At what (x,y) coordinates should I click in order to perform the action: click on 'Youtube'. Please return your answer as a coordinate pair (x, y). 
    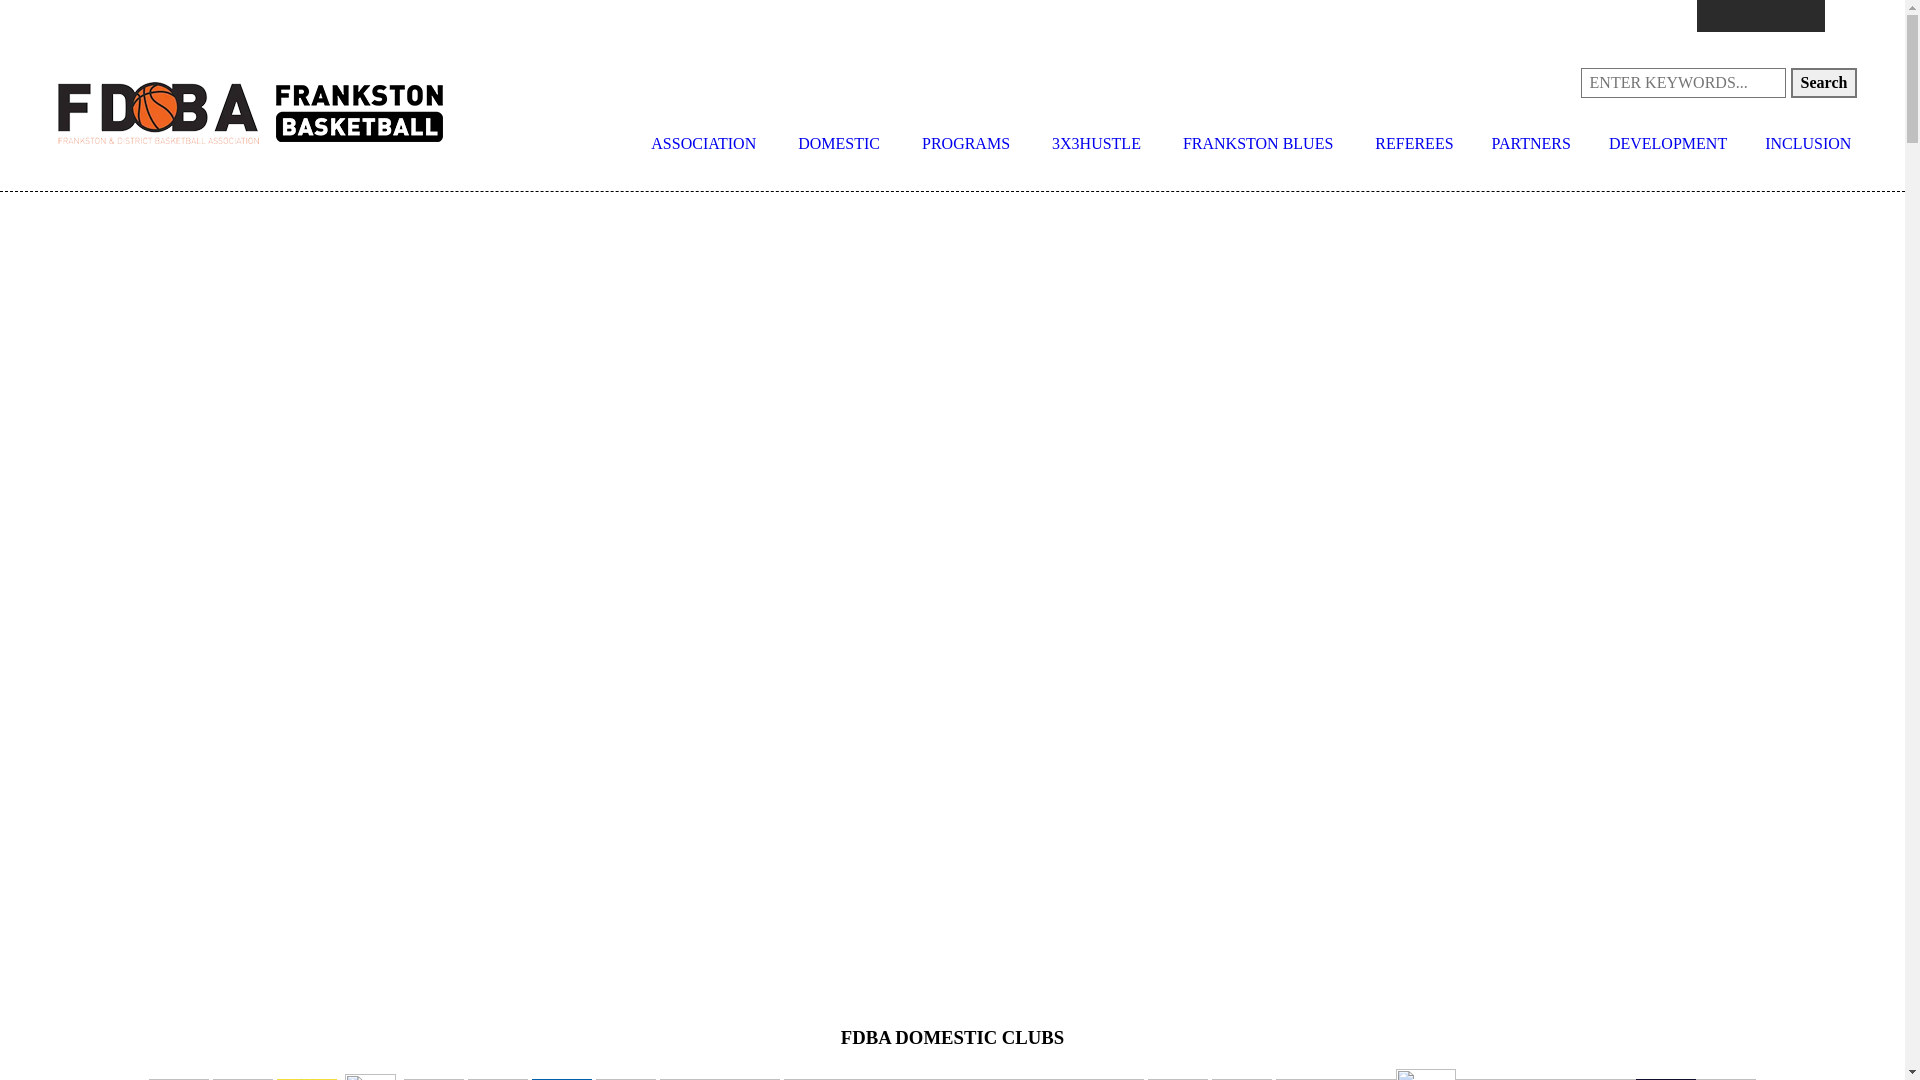
    Looking at the image, I should click on (1793, 15).